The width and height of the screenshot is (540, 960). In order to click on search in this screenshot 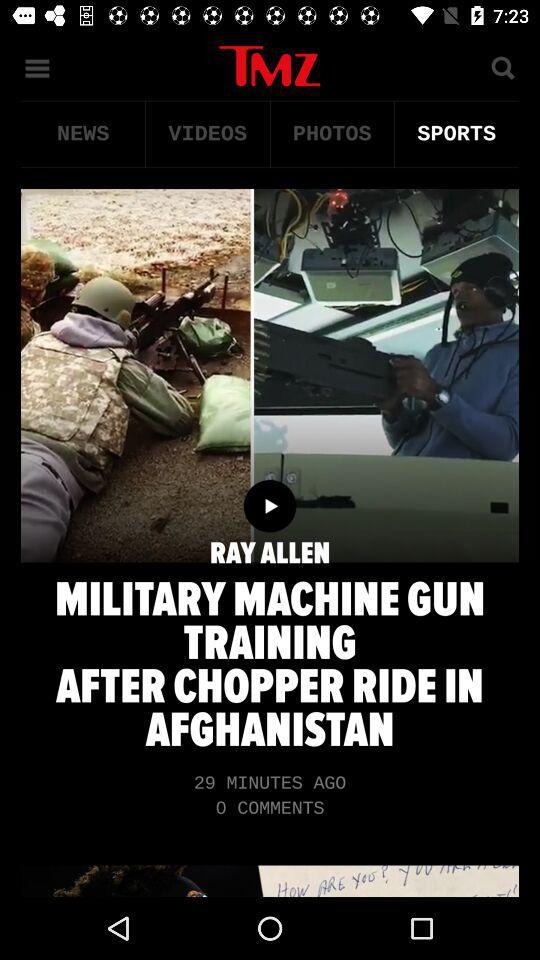, I will do `click(501, 66)`.